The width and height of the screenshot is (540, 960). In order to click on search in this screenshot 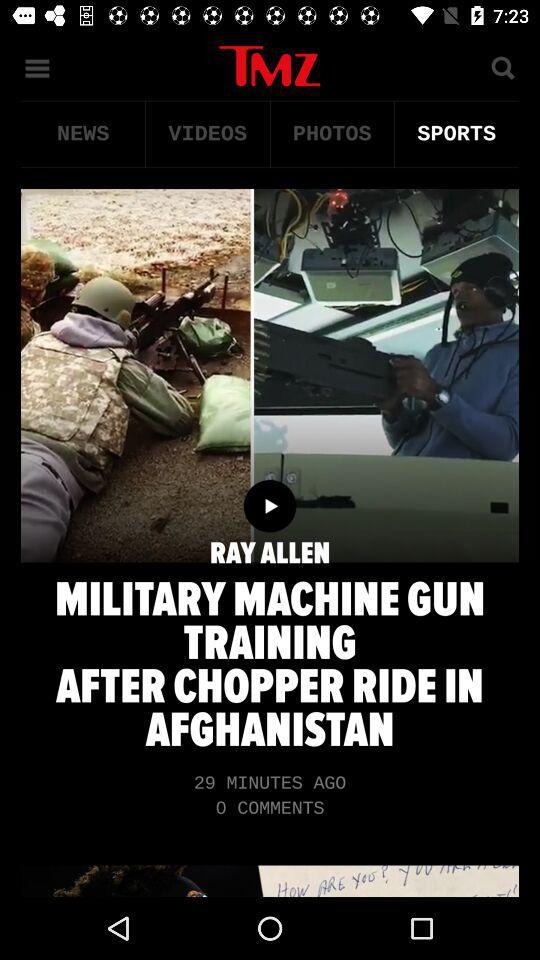, I will do `click(501, 66)`.